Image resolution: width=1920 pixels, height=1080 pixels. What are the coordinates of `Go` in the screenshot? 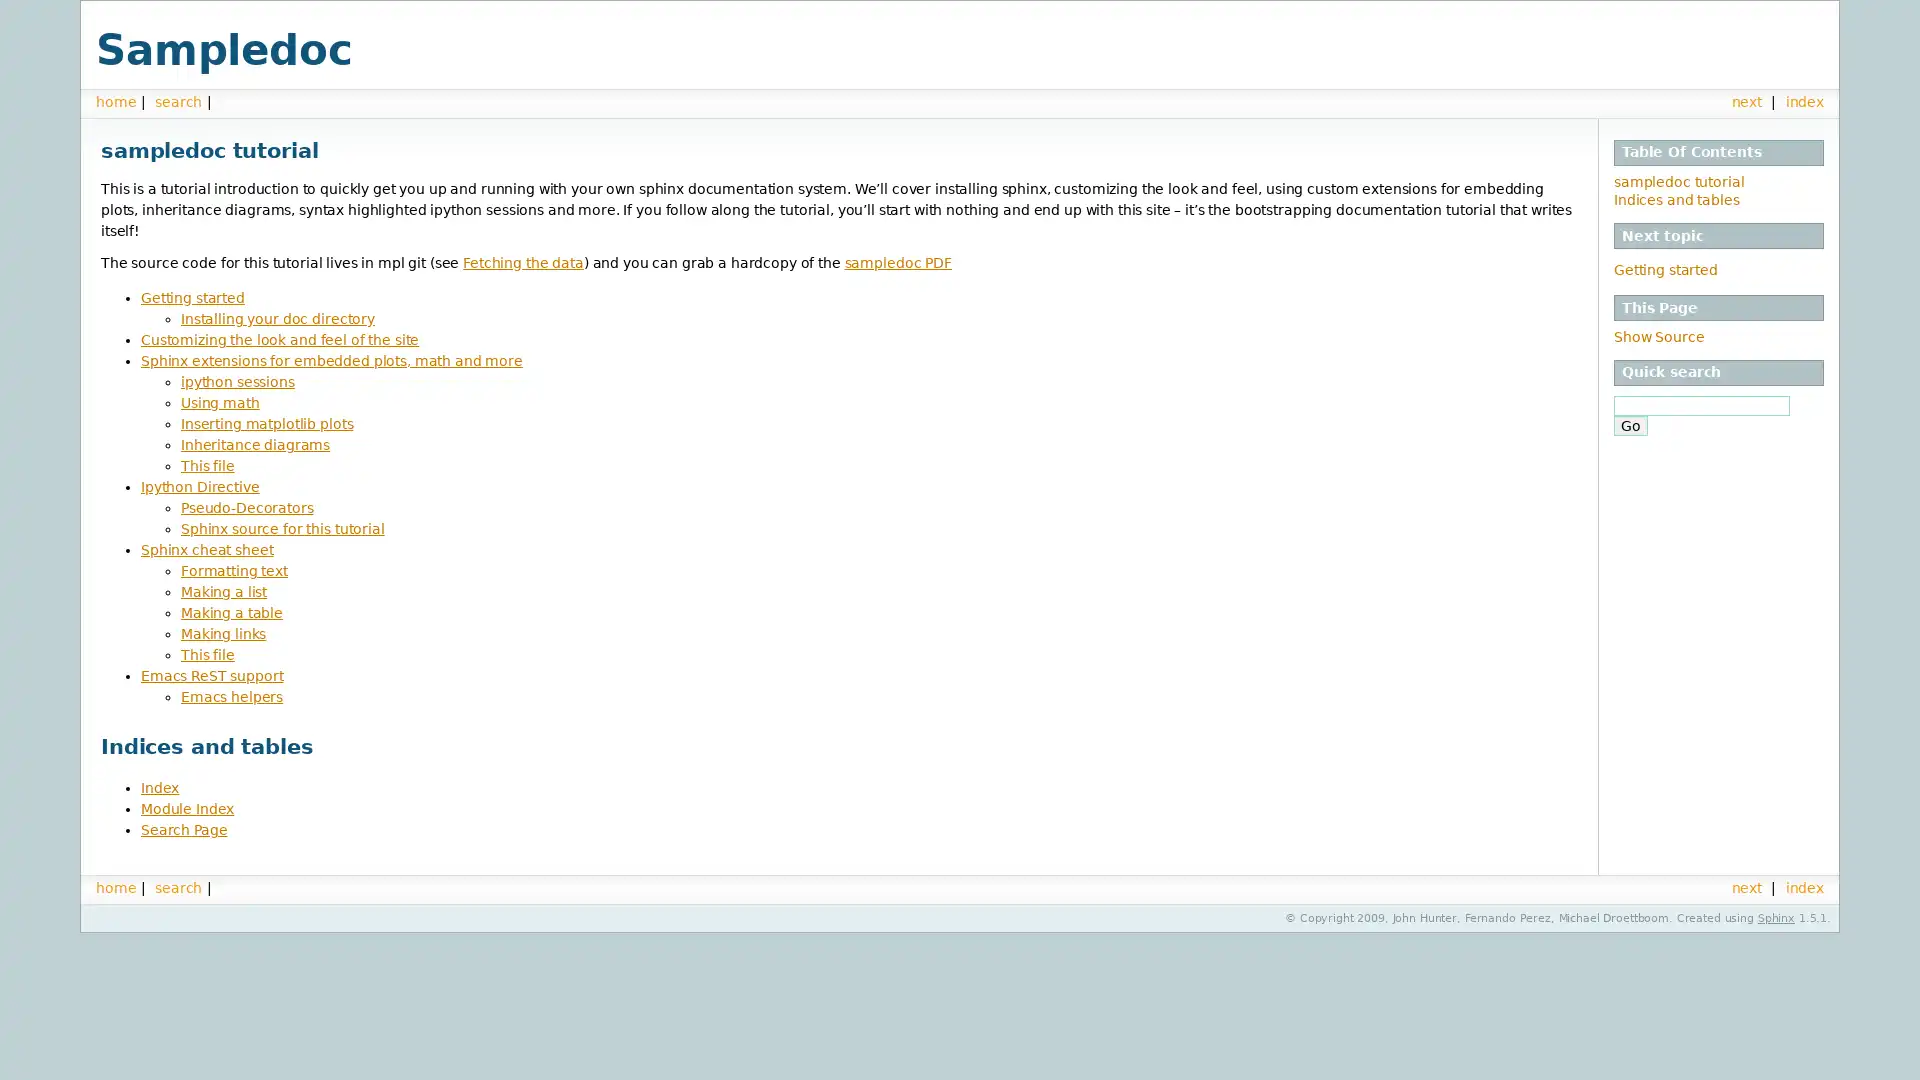 It's located at (1631, 423).